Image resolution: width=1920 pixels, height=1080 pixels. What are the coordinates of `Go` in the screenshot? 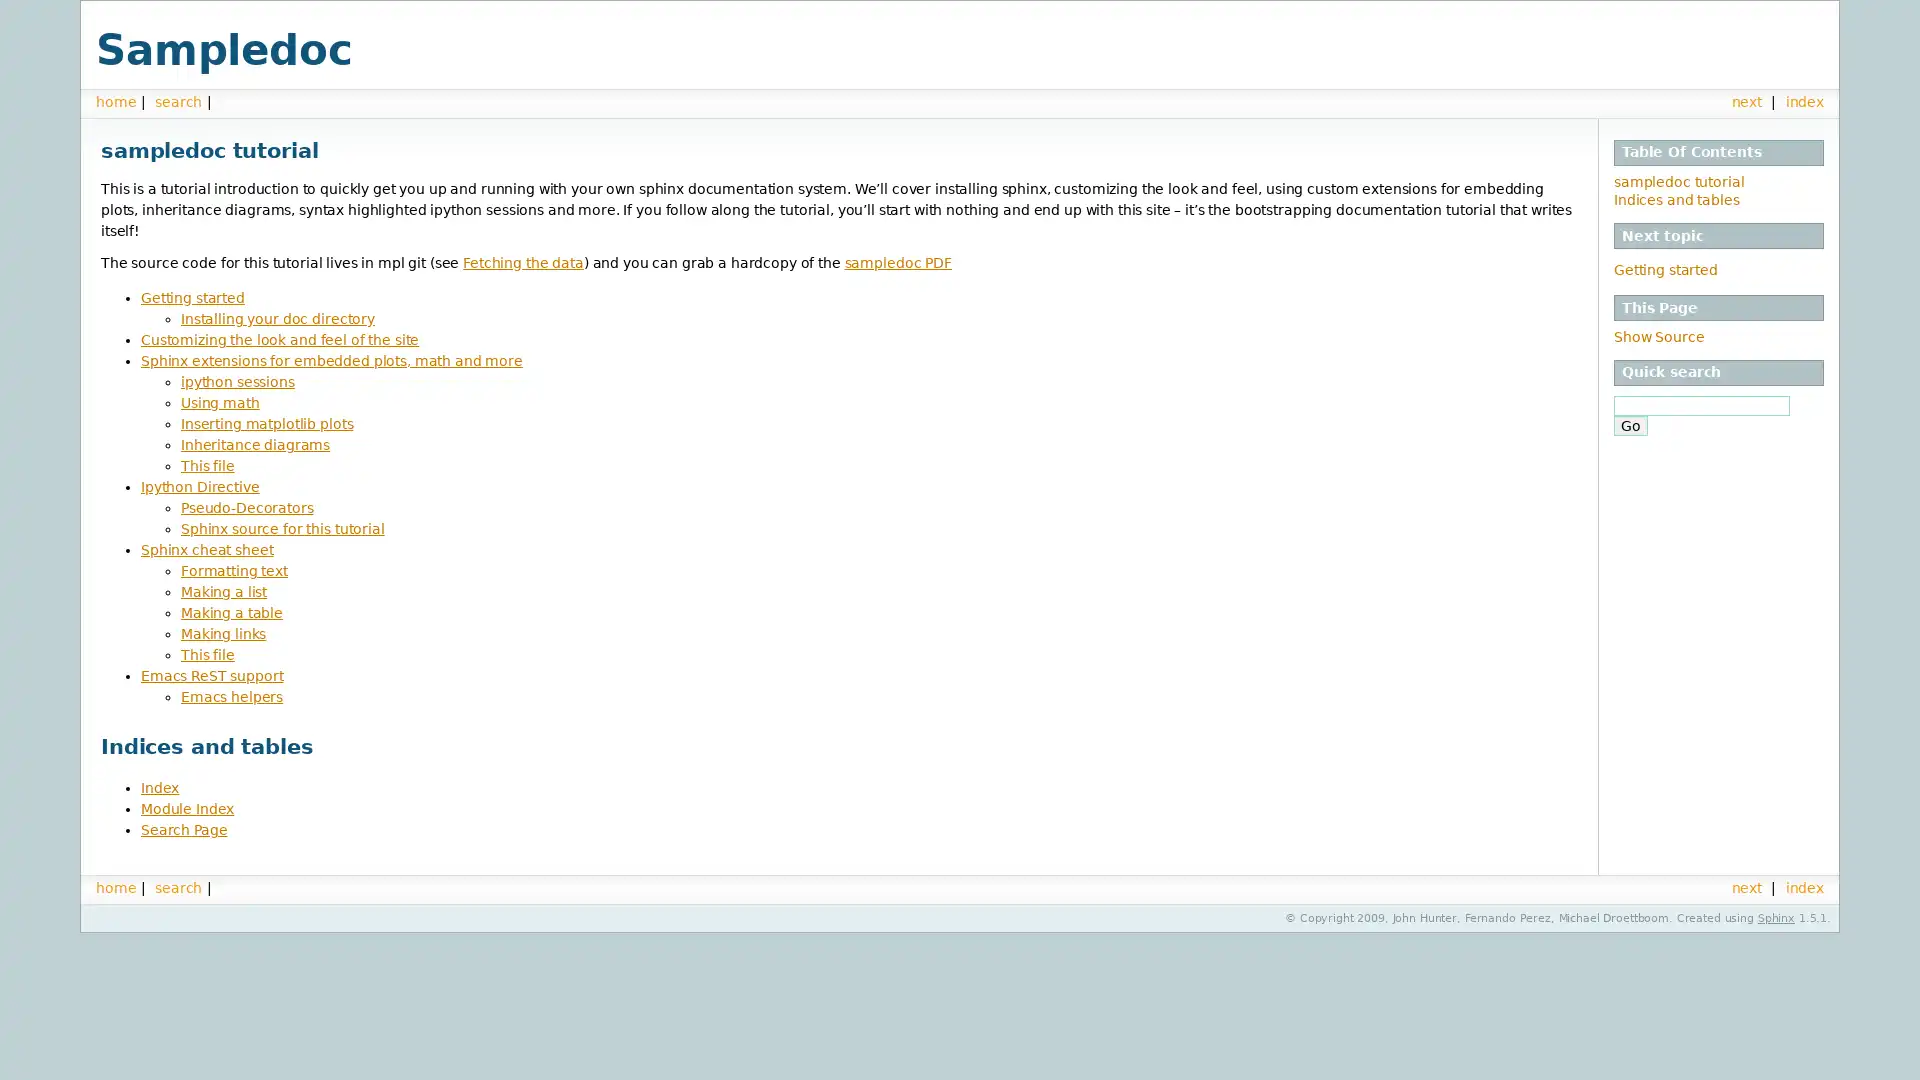 It's located at (1631, 423).